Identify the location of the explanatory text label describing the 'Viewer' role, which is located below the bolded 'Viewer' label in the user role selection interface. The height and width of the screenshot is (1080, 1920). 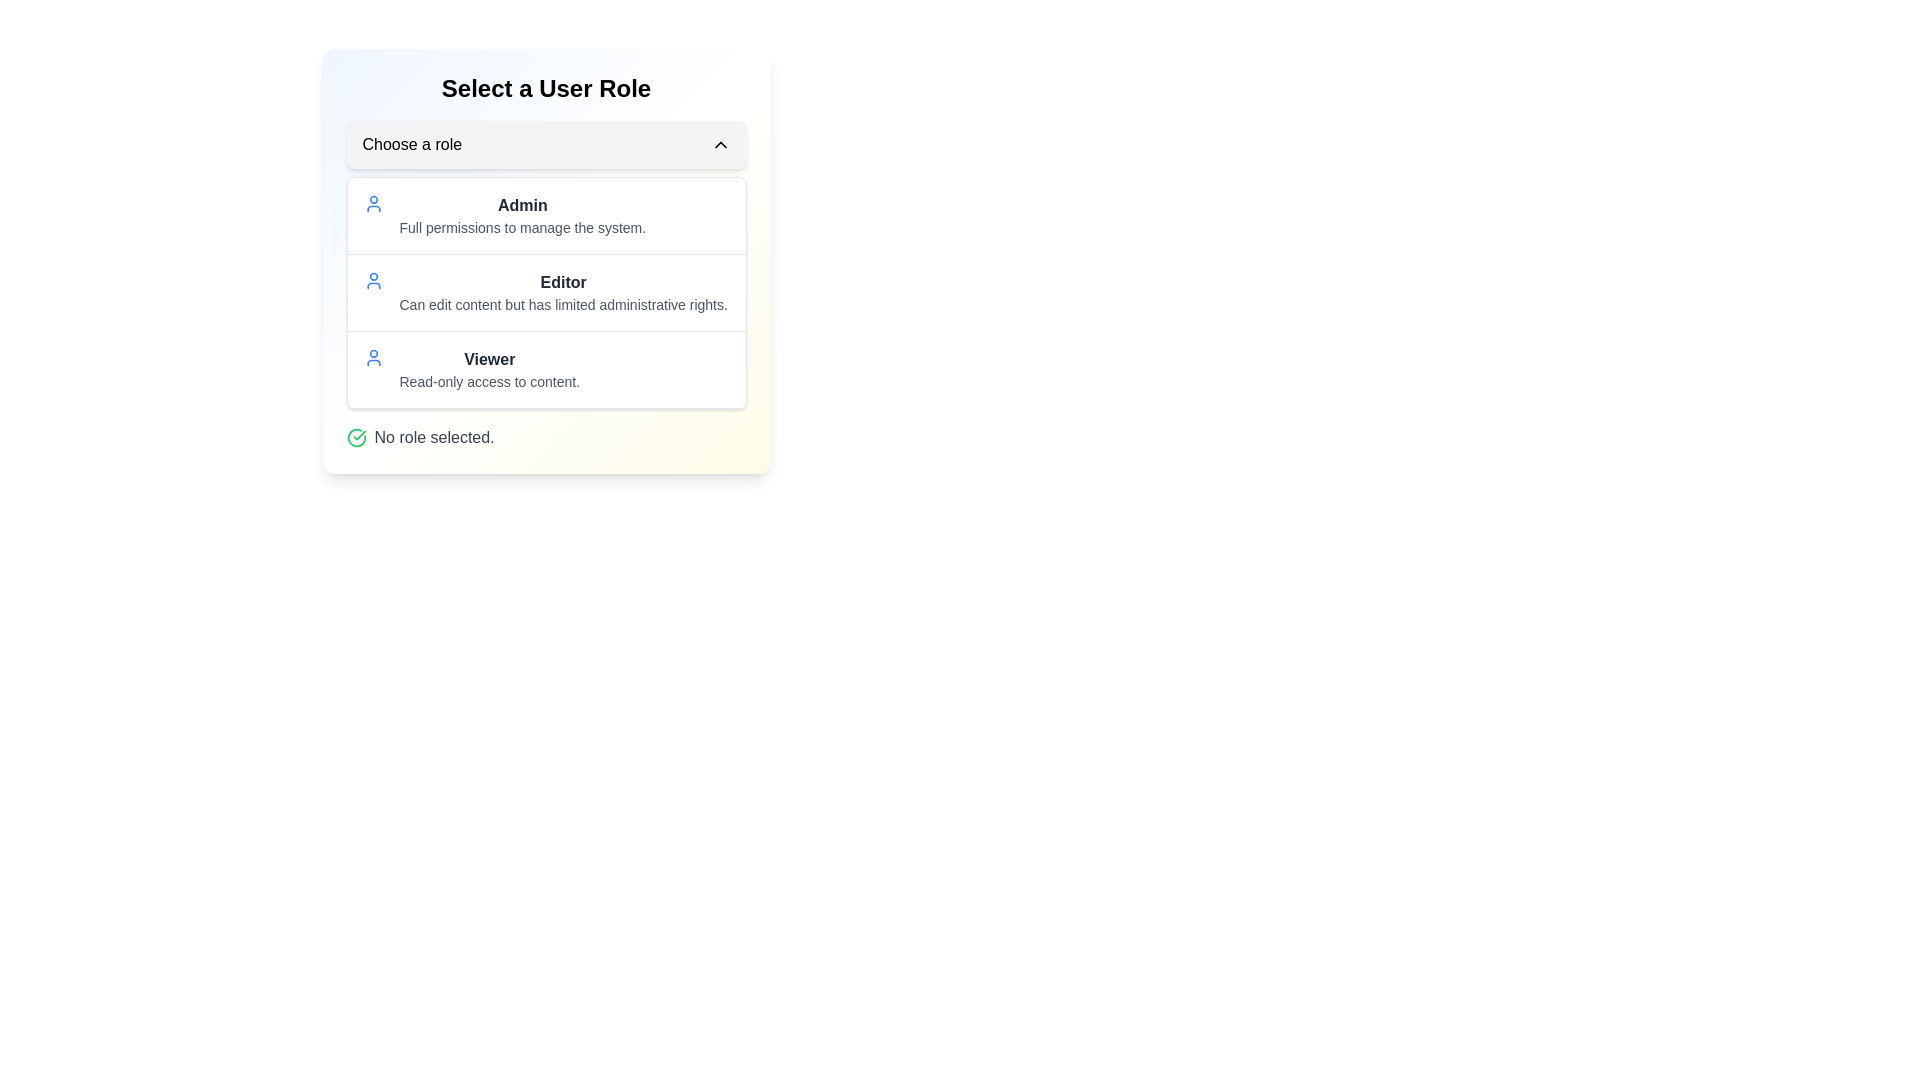
(489, 381).